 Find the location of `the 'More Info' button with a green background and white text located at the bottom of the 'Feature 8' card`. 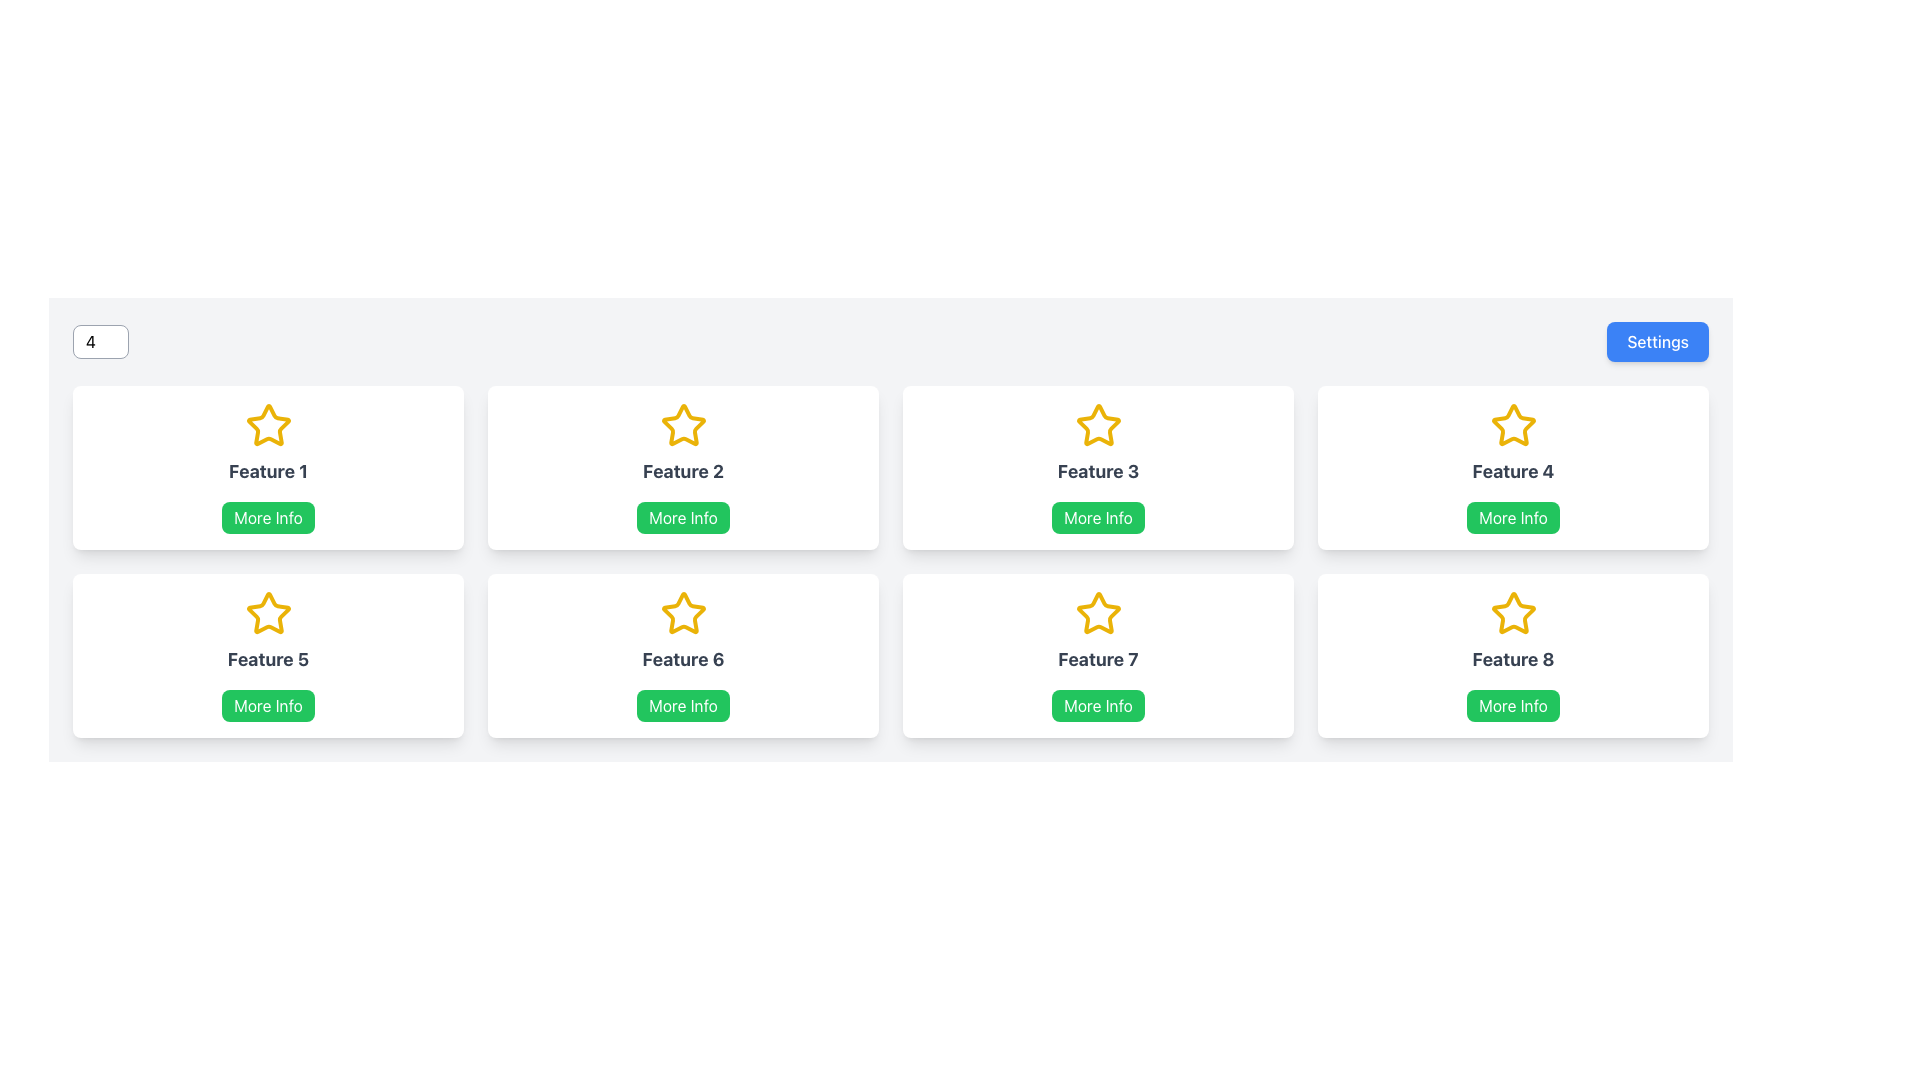

the 'More Info' button with a green background and white text located at the bottom of the 'Feature 8' card is located at coordinates (1513, 704).